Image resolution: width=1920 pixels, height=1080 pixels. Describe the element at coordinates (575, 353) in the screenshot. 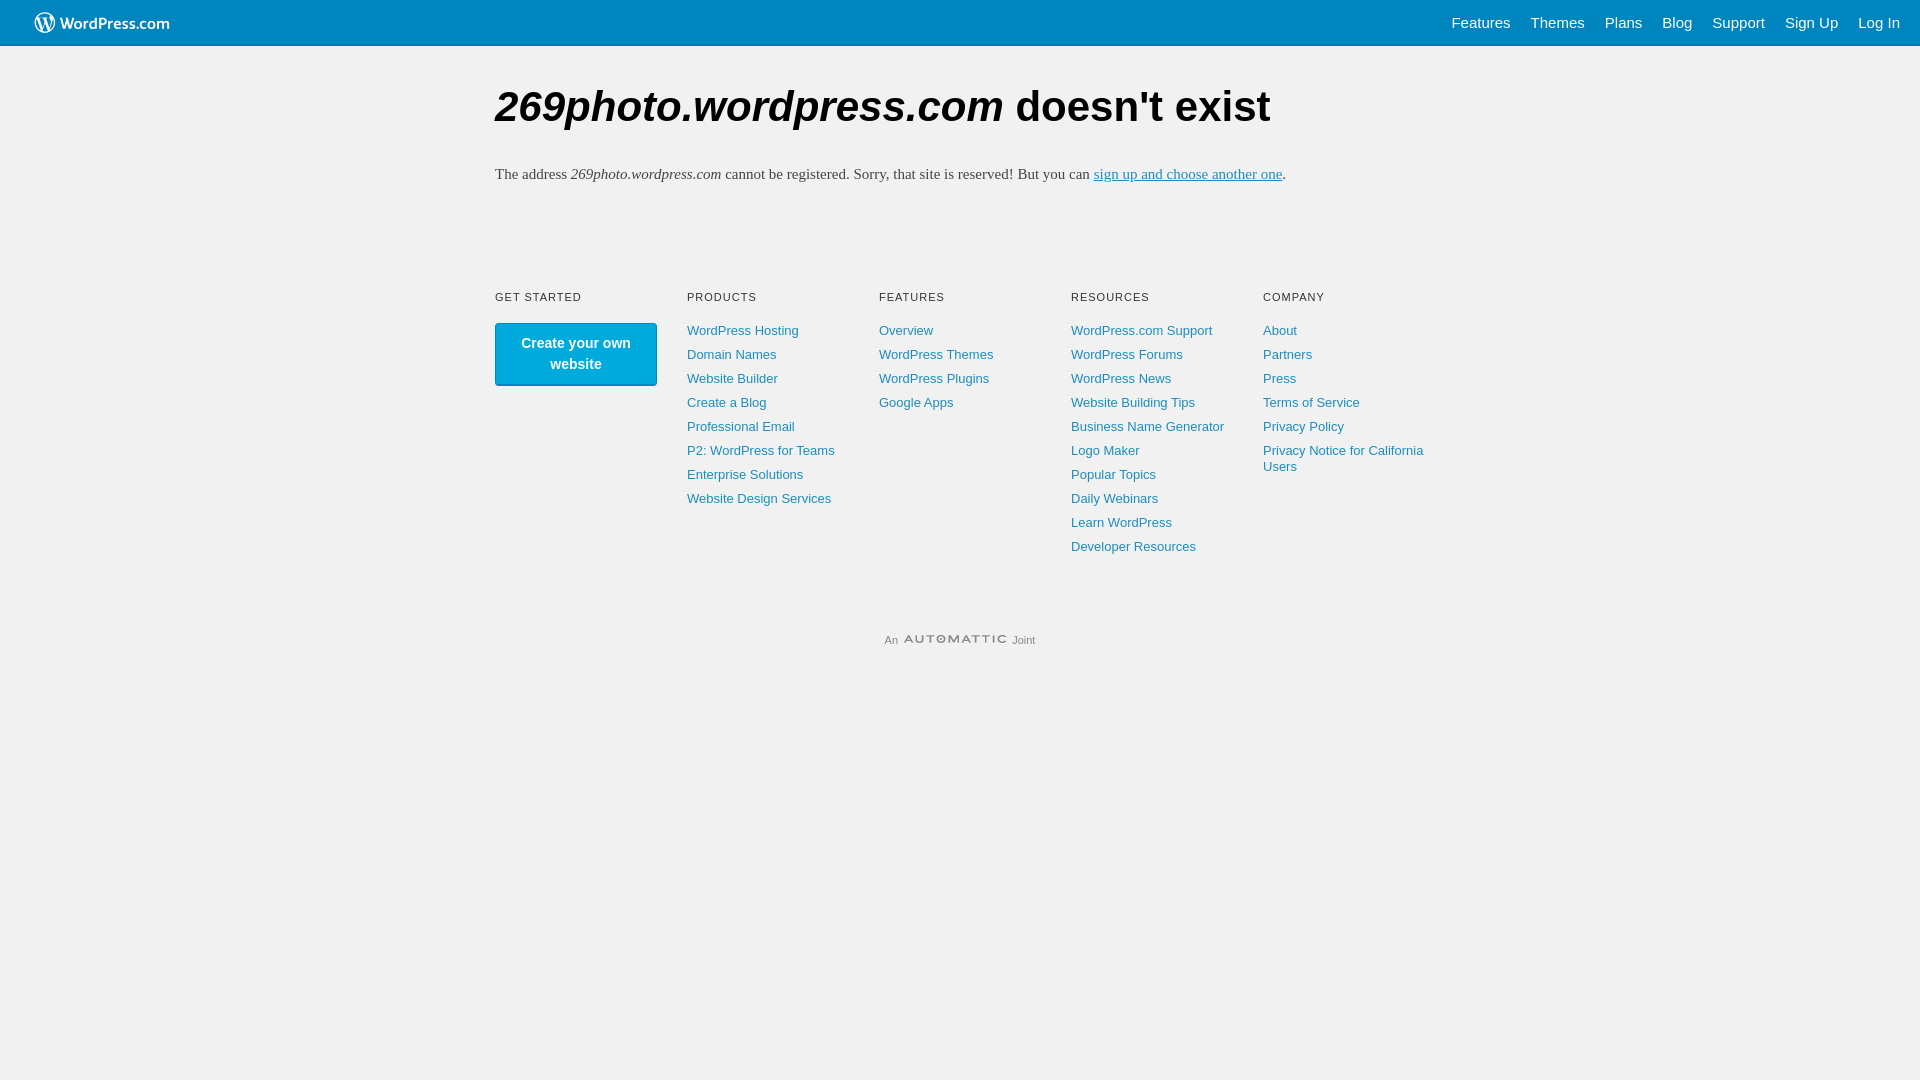

I see `'Create your own website'` at that location.